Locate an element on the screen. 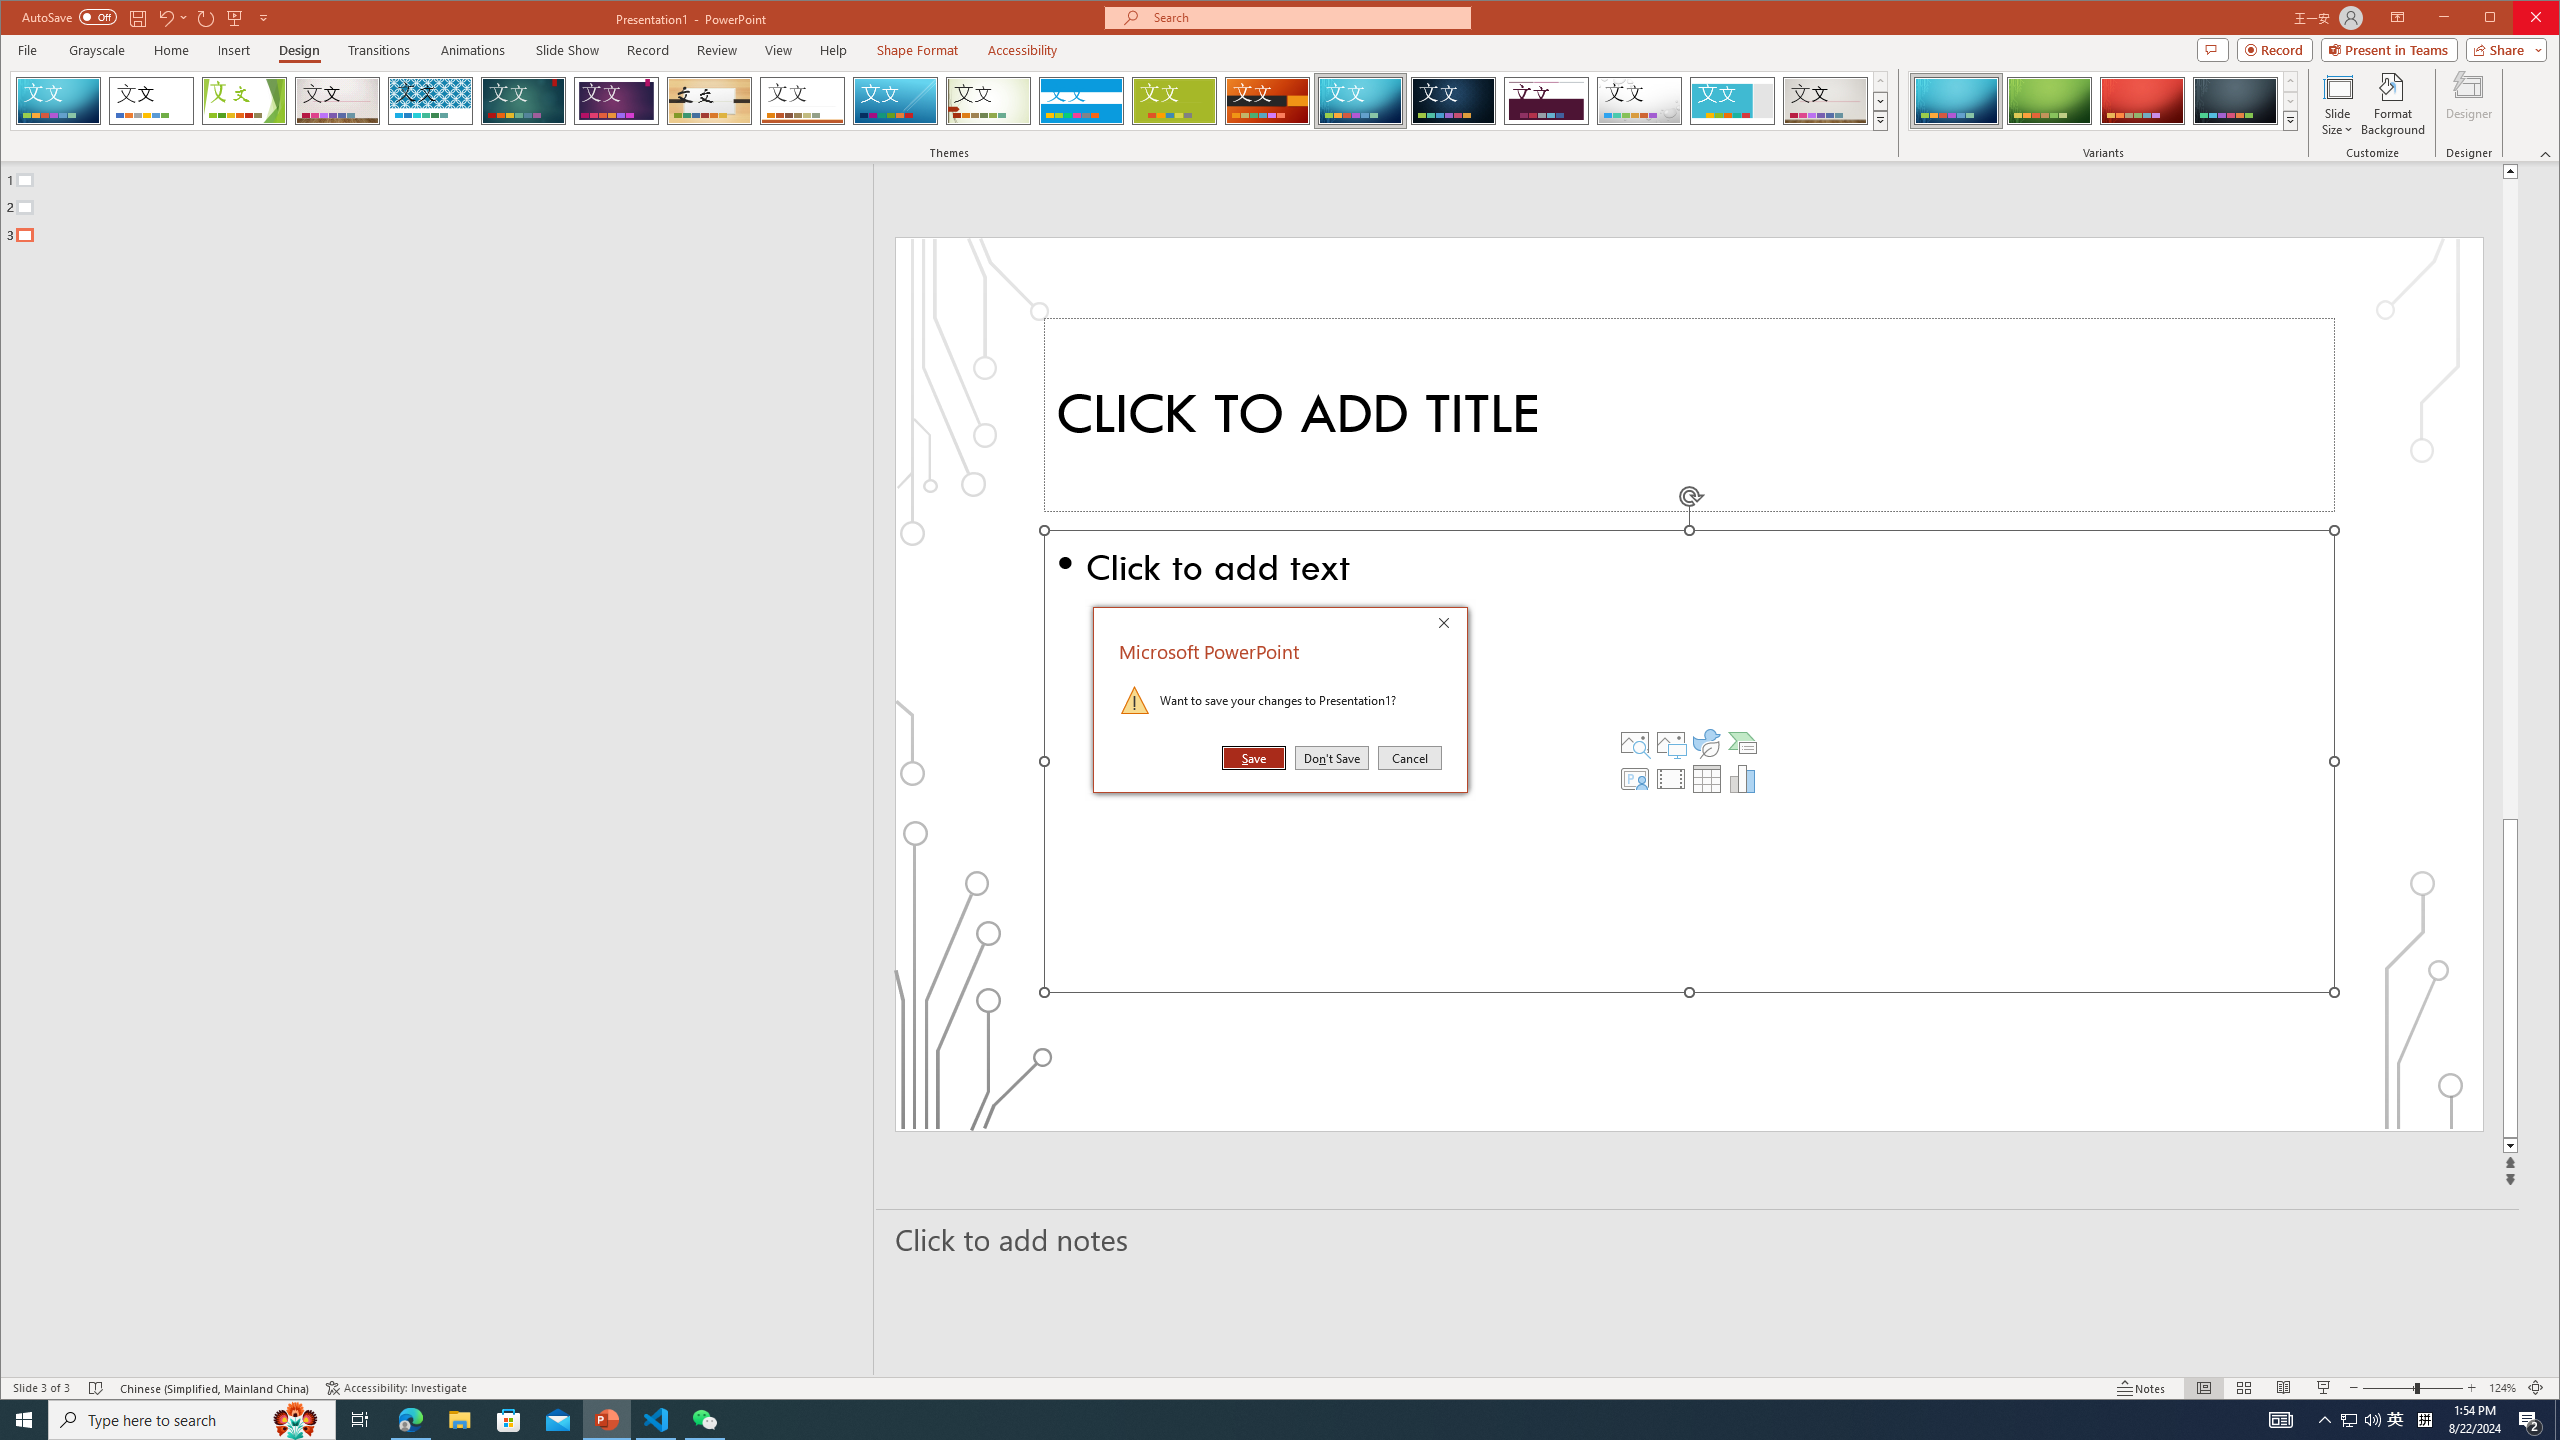 The height and width of the screenshot is (1440, 2560). 'Basis' is located at coordinates (1174, 100).